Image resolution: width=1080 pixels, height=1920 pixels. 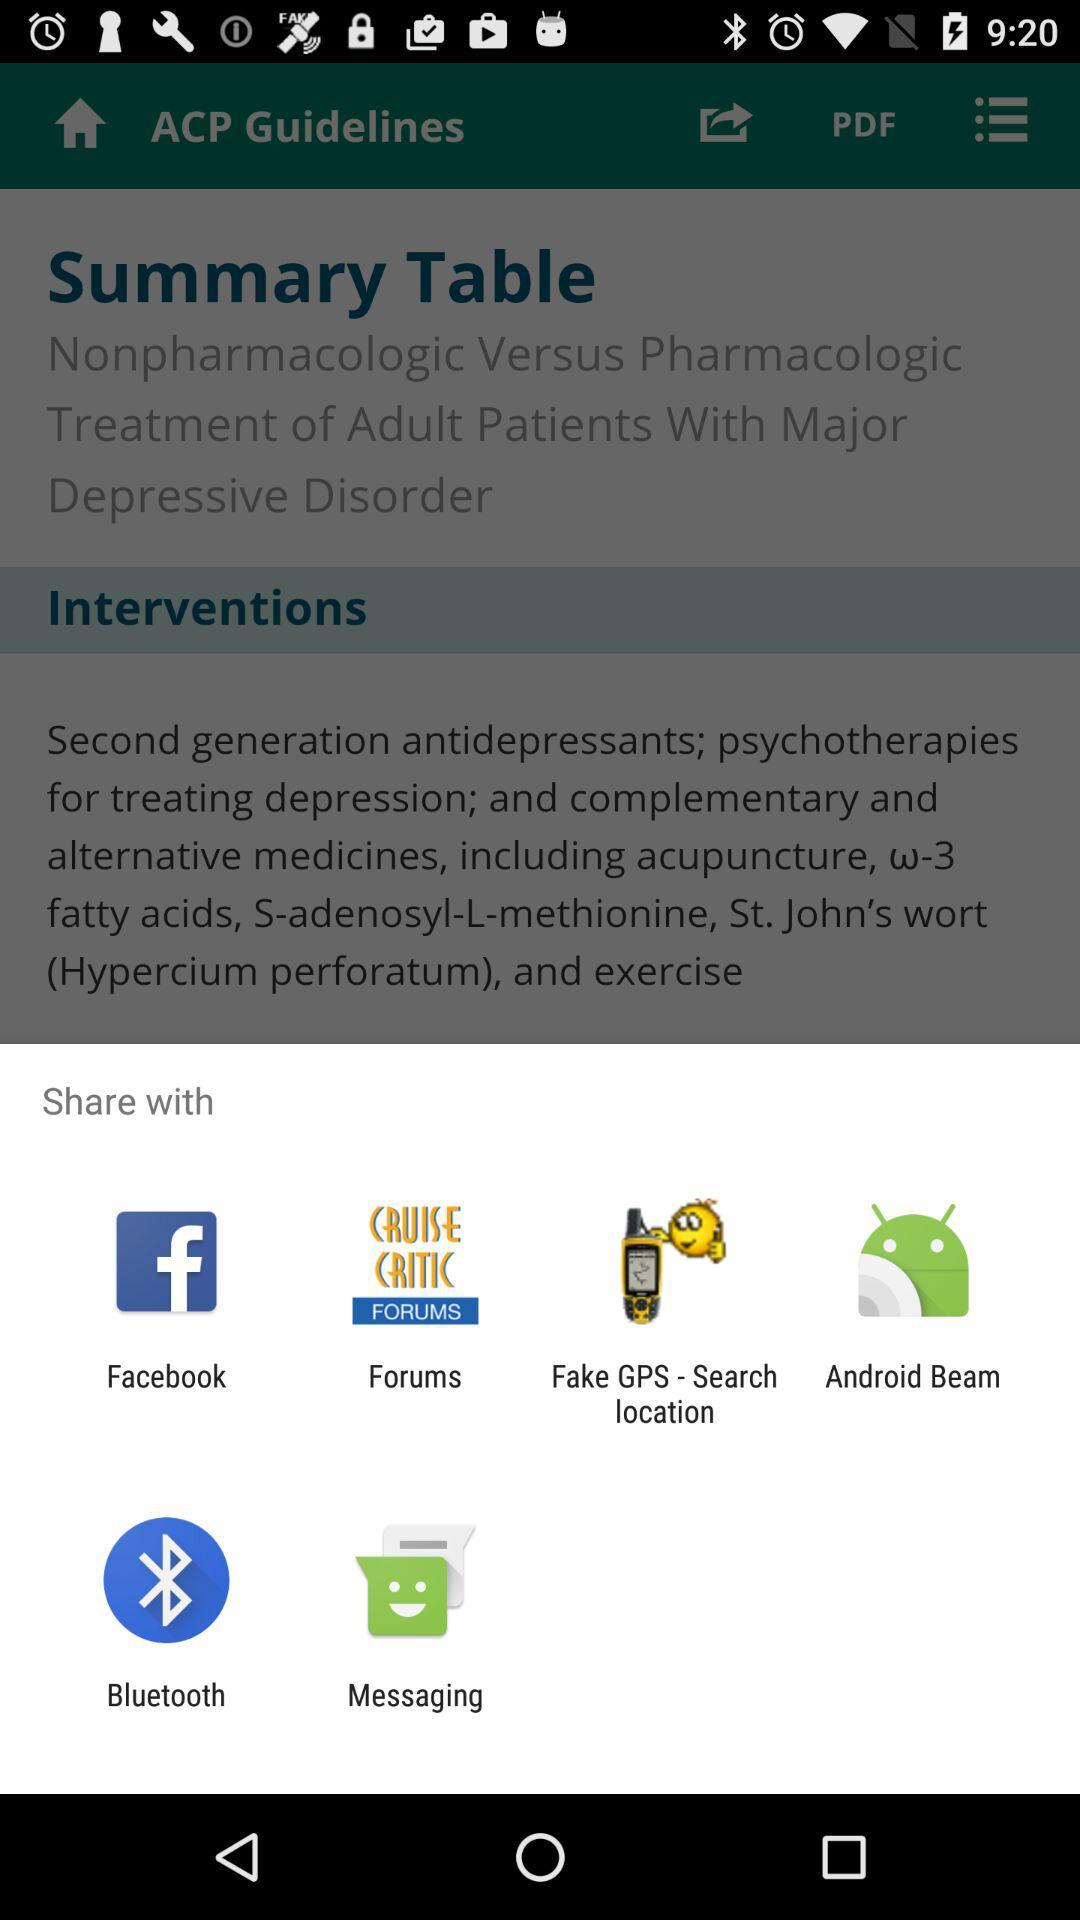 What do you see at coordinates (414, 1711) in the screenshot?
I see `the messaging app` at bounding box center [414, 1711].